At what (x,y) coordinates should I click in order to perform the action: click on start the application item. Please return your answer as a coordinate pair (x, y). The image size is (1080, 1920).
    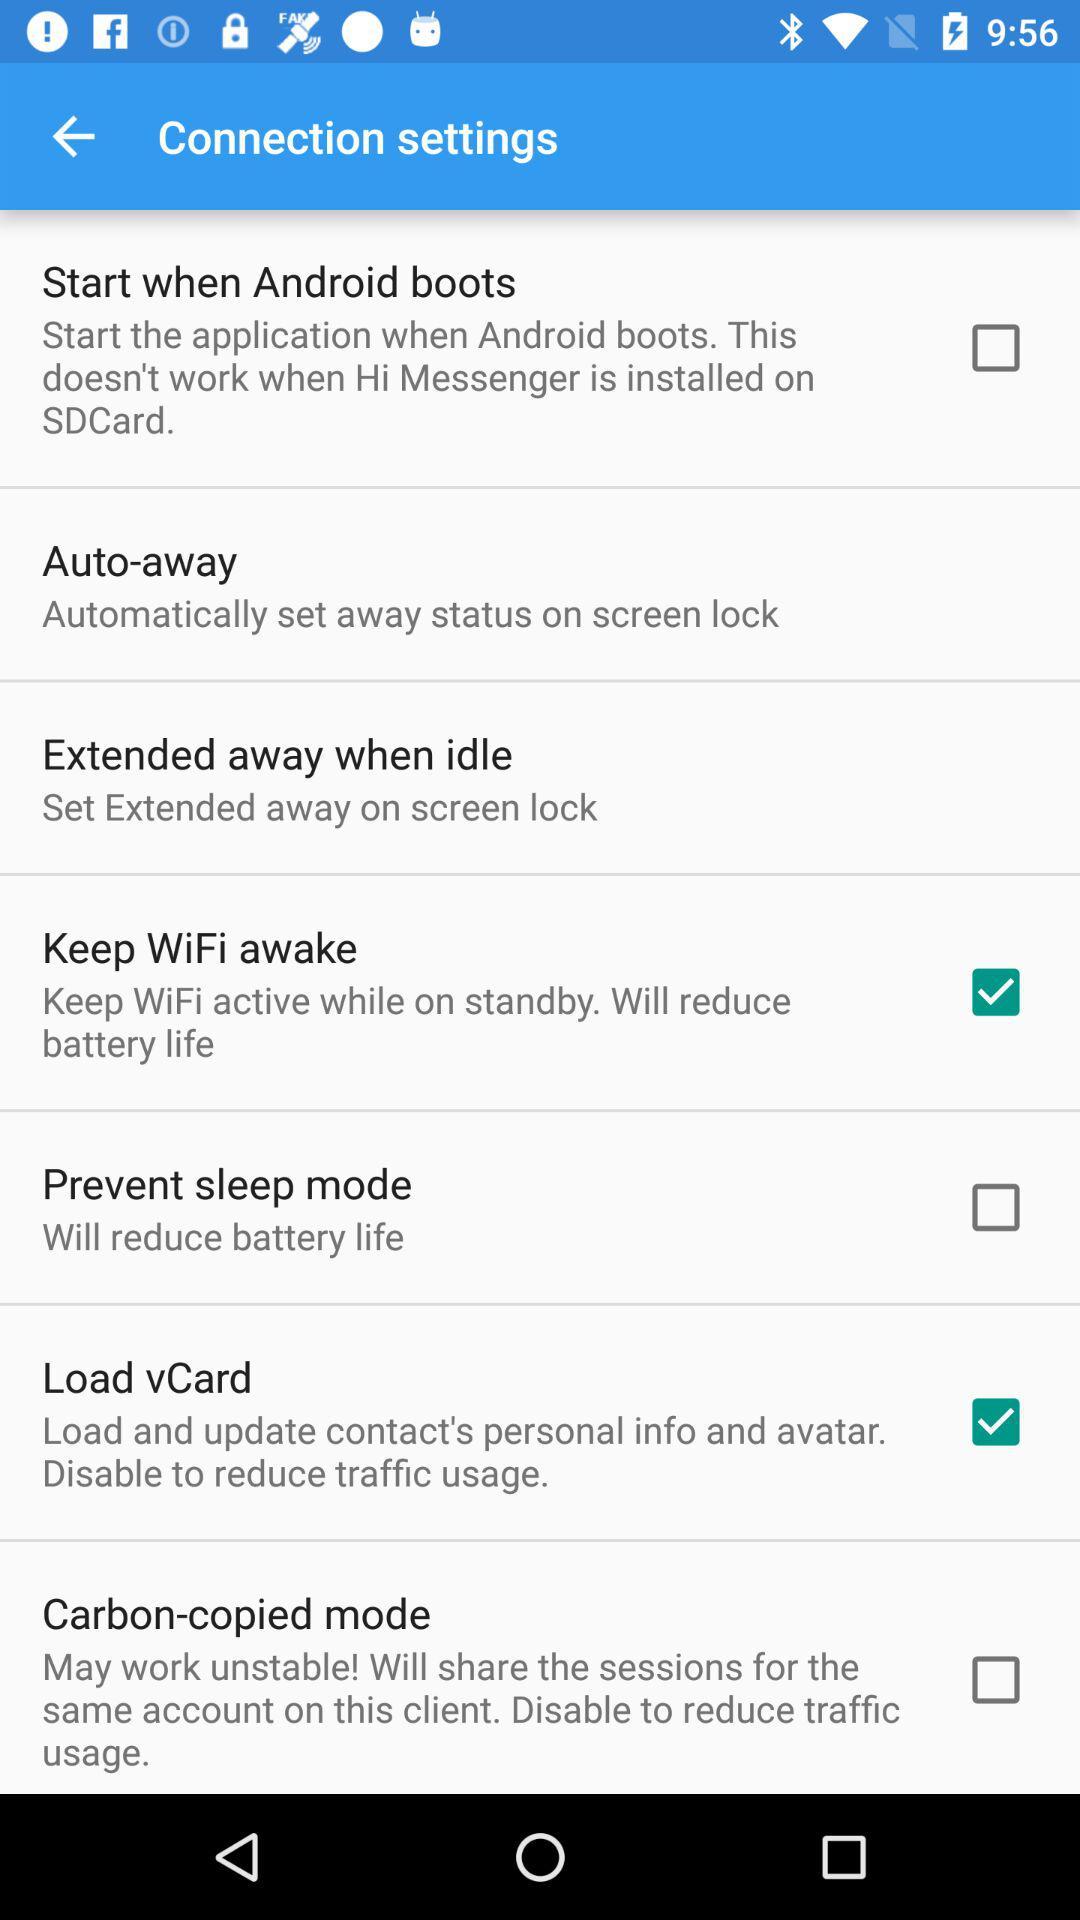
    Looking at the image, I should click on (477, 376).